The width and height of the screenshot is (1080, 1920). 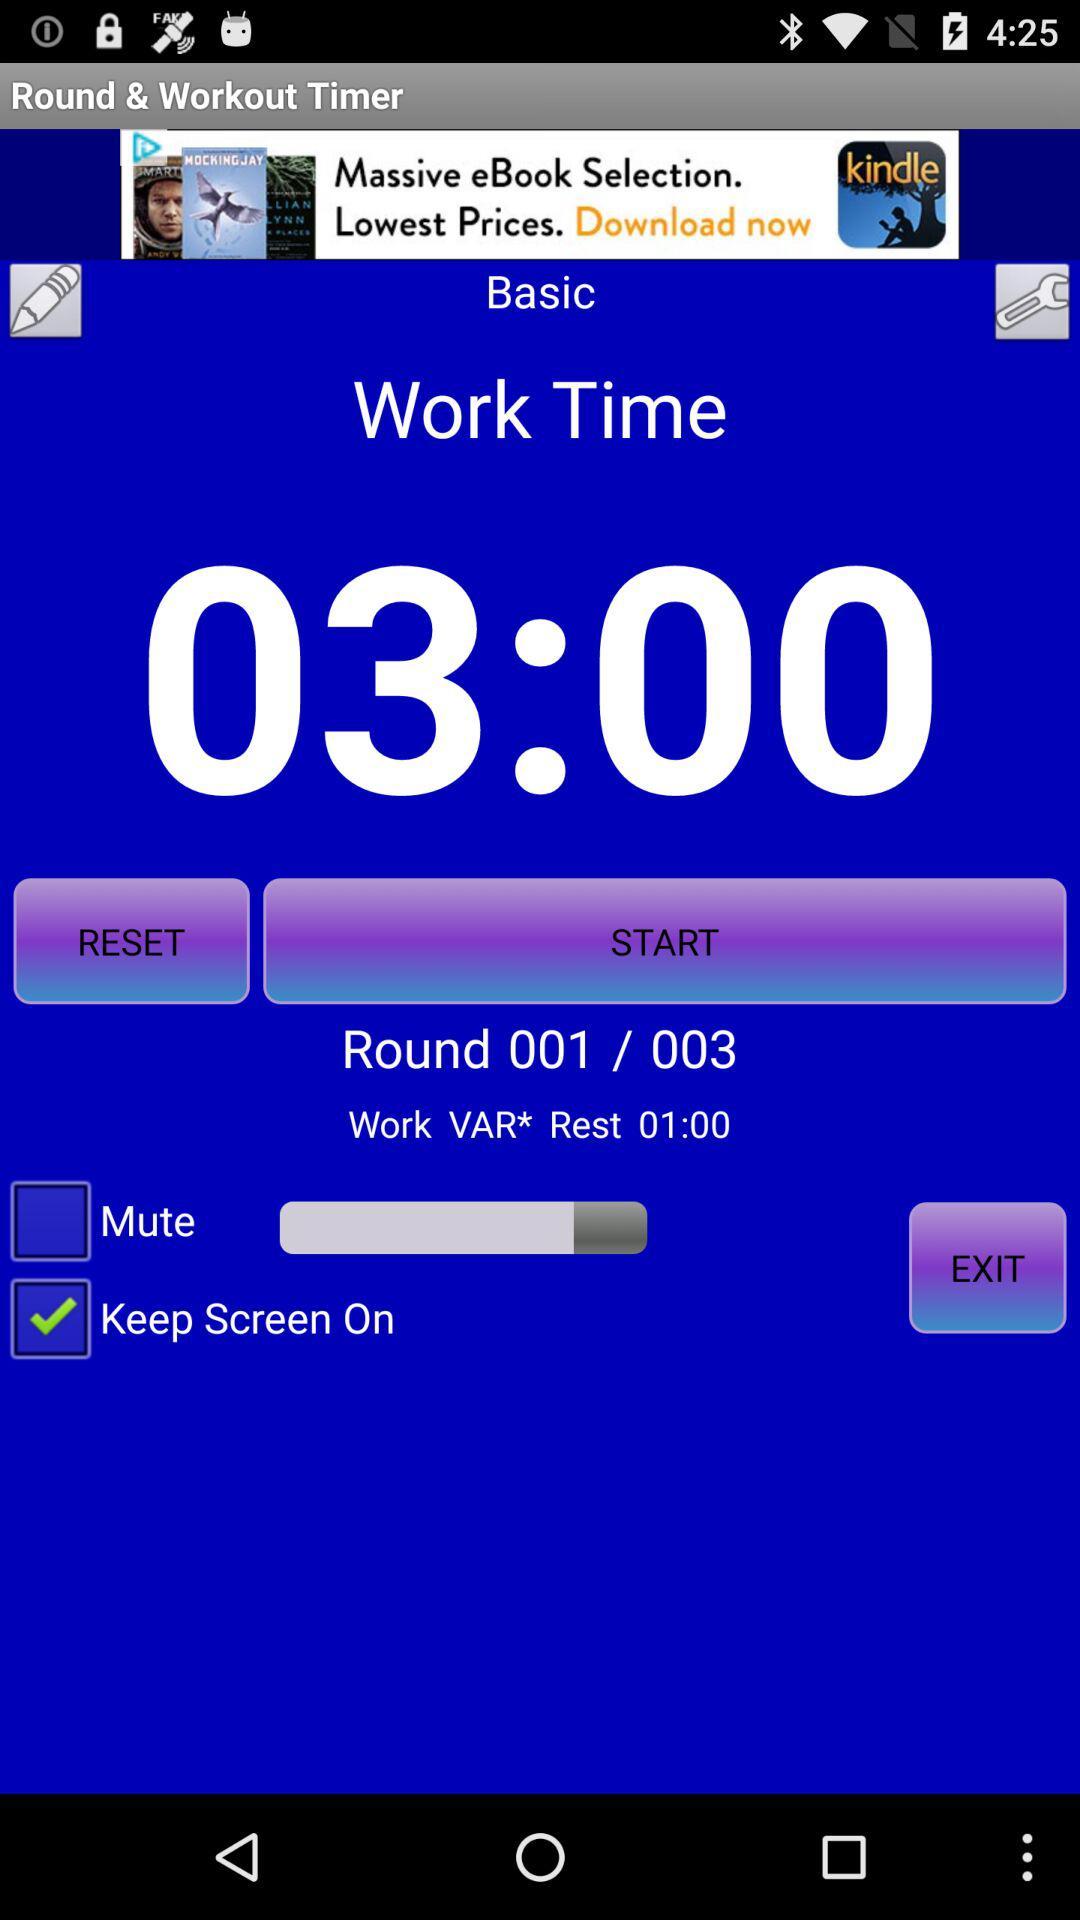 What do you see at coordinates (45, 305) in the screenshot?
I see `title of timer` at bounding box center [45, 305].